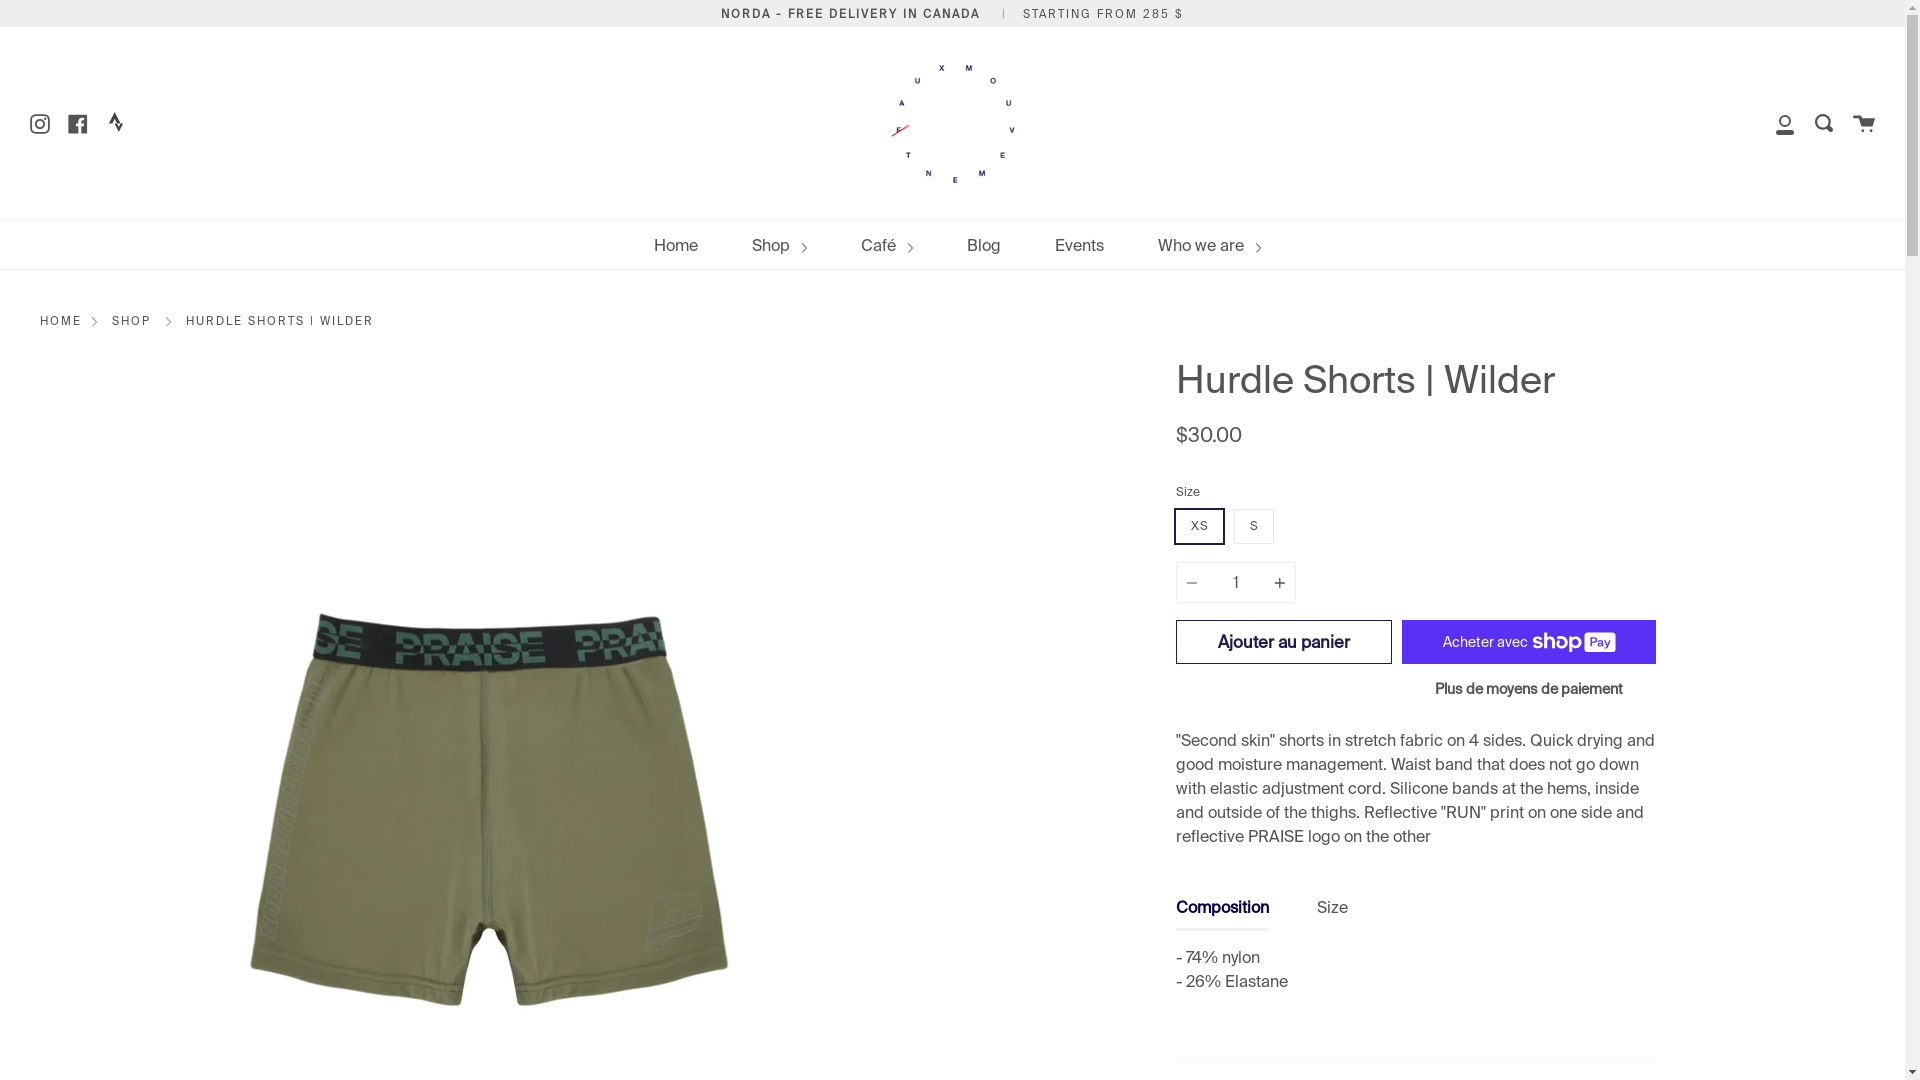 The image size is (1920, 1080). What do you see at coordinates (1824, 123) in the screenshot?
I see `'Research'` at bounding box center [1824, 123].